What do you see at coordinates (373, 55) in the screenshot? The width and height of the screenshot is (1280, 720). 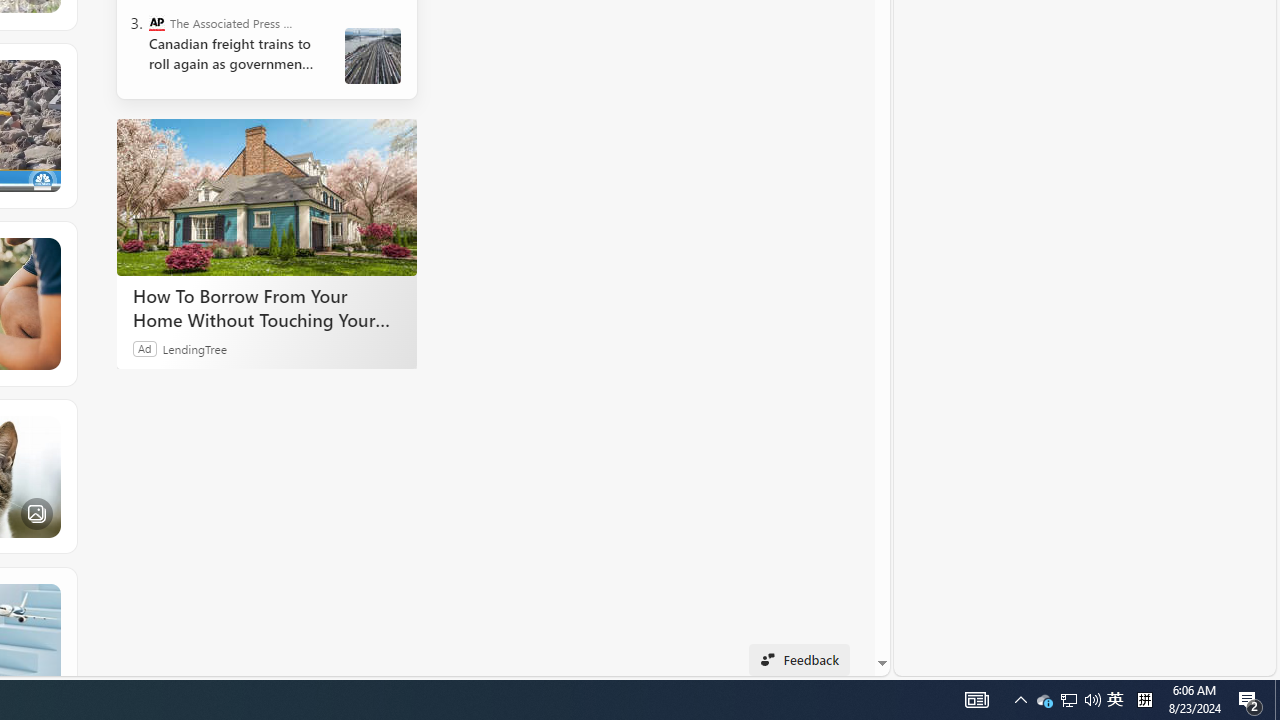 I see `'Darryl Dyck Canada Railroads Unions'` at bounding box center [373, 55].